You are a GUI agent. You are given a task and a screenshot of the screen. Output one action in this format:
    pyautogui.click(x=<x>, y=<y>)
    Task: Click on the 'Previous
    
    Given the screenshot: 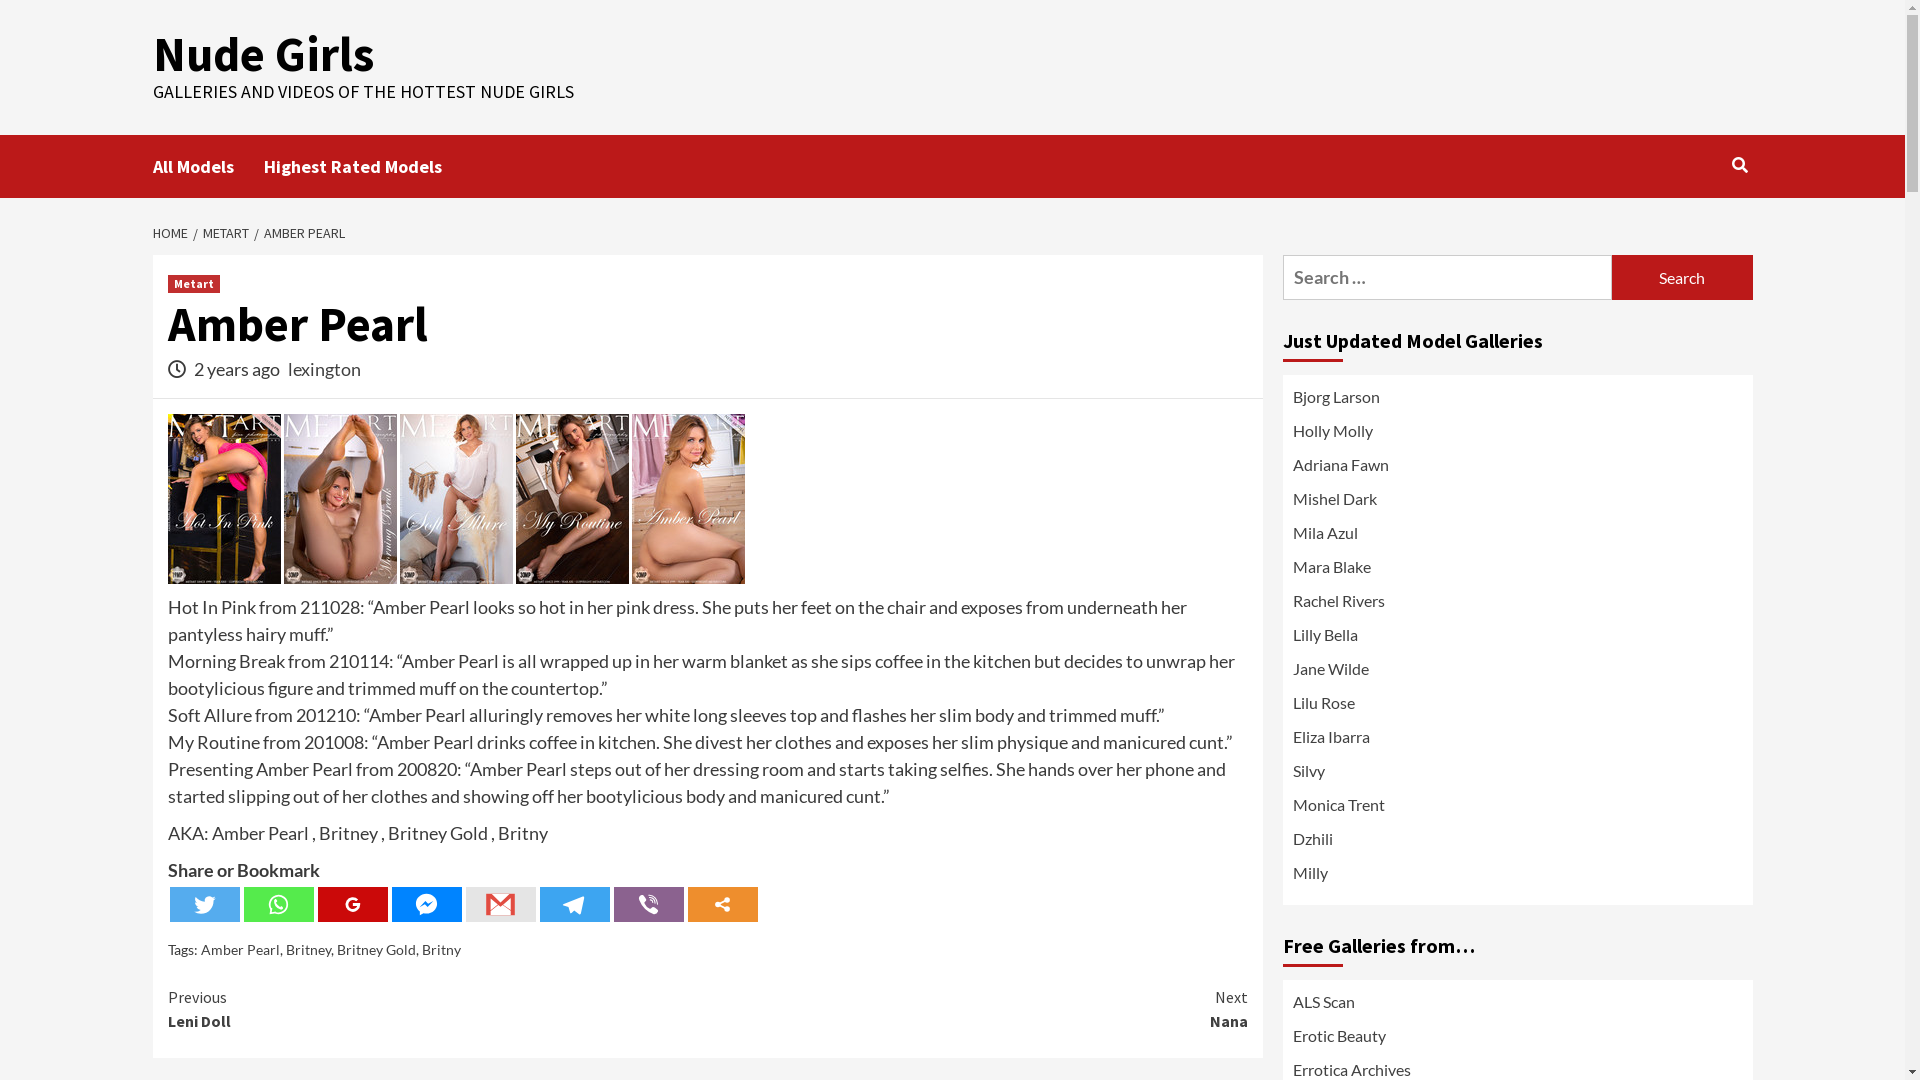 What is the action you would take?
    pyautogui.click(x=436, y=1009)
    